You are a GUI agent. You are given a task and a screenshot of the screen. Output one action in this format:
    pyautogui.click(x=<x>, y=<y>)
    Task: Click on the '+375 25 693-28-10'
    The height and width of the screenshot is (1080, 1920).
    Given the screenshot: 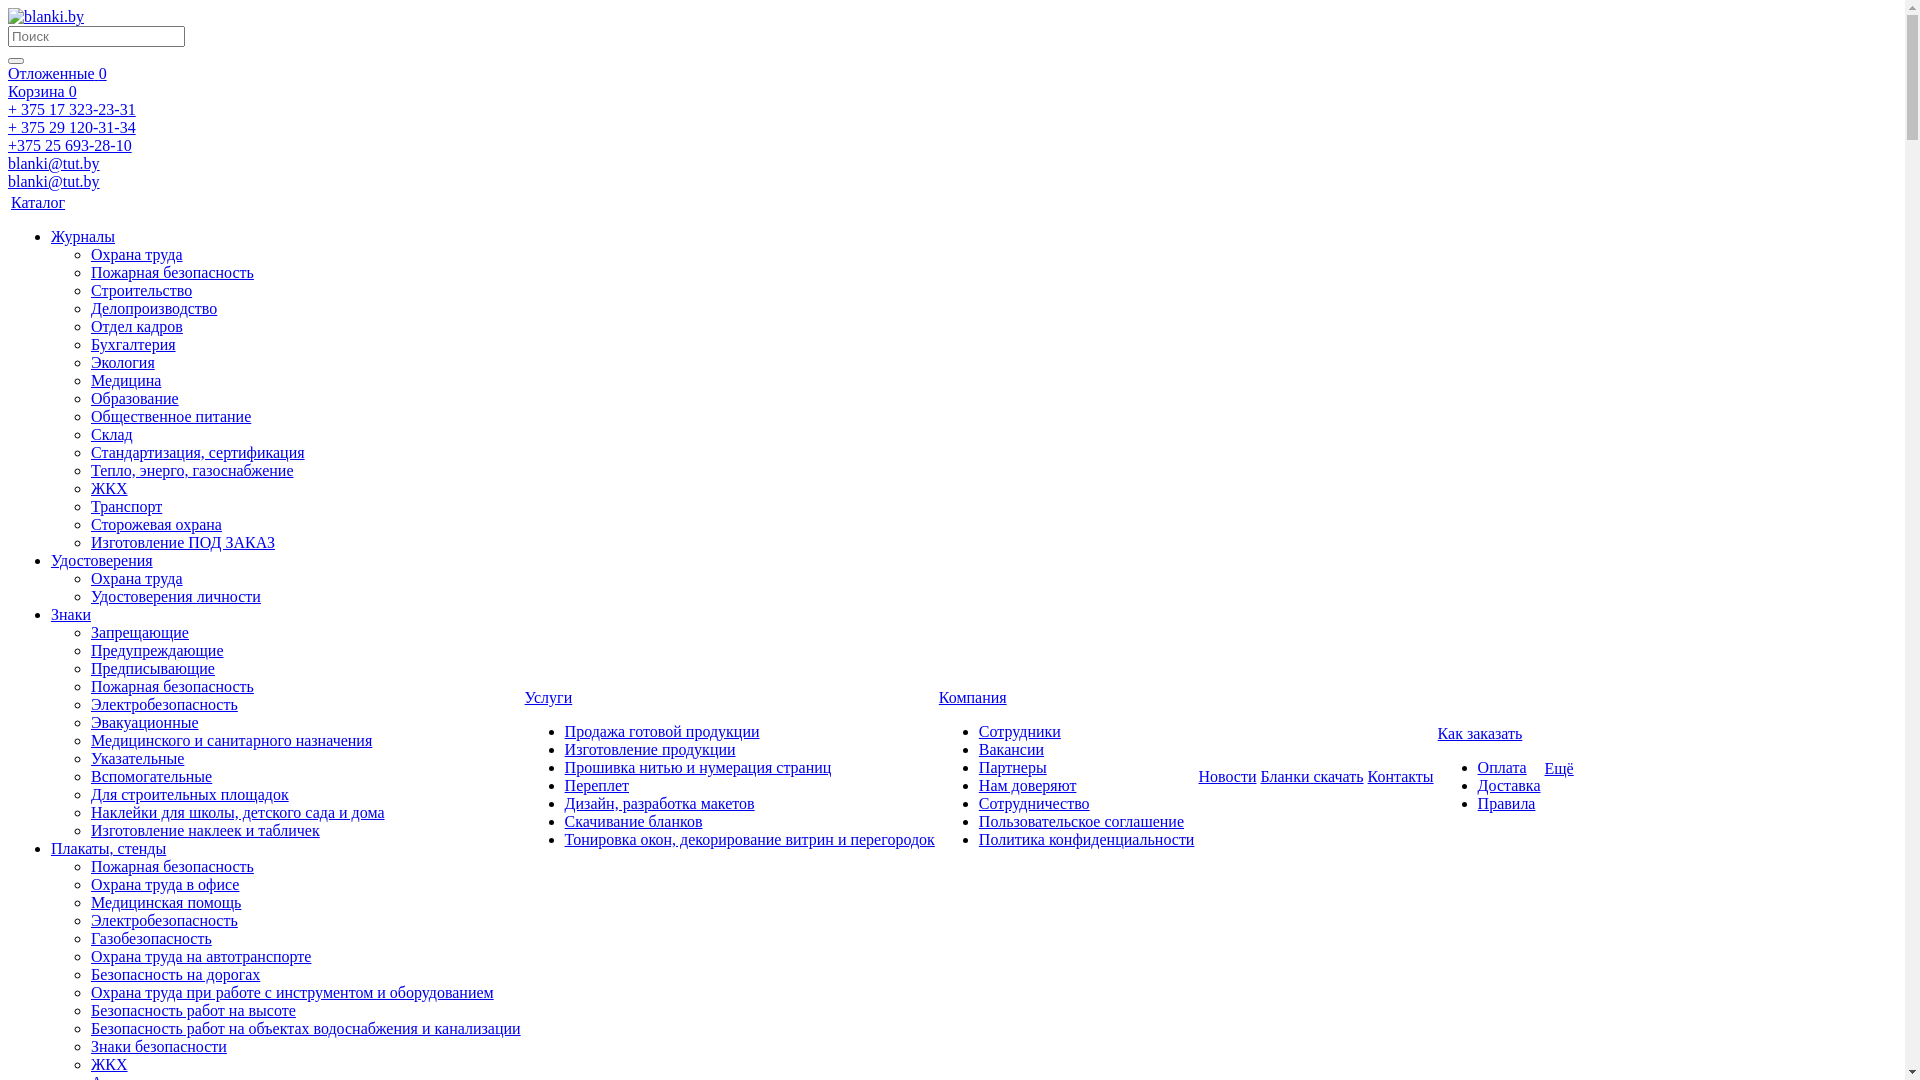 What is the action you would take?
    pyautogui.click(x=8, y=144)
    